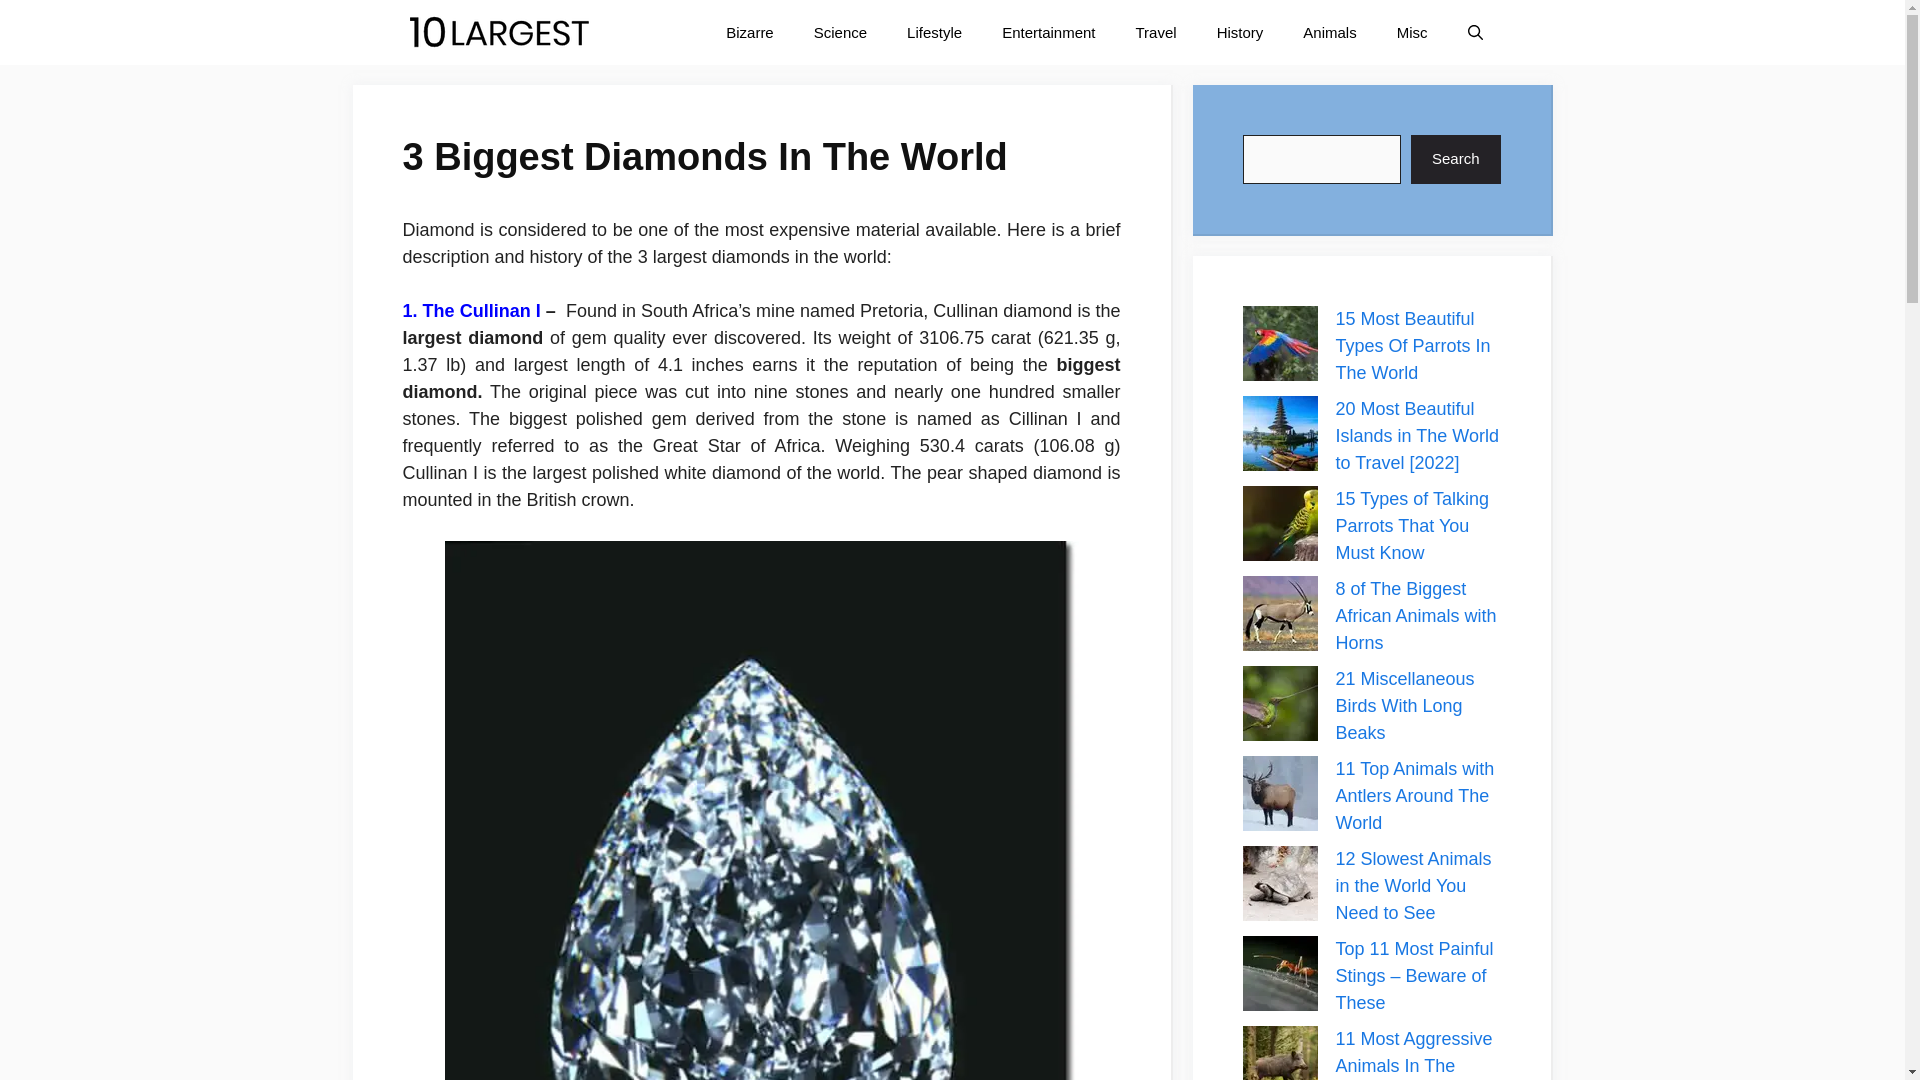 The image size is (1920, 1080). Describe the element at coordinates (840, 32) in the screenshot. I see `'Science'` at that location.